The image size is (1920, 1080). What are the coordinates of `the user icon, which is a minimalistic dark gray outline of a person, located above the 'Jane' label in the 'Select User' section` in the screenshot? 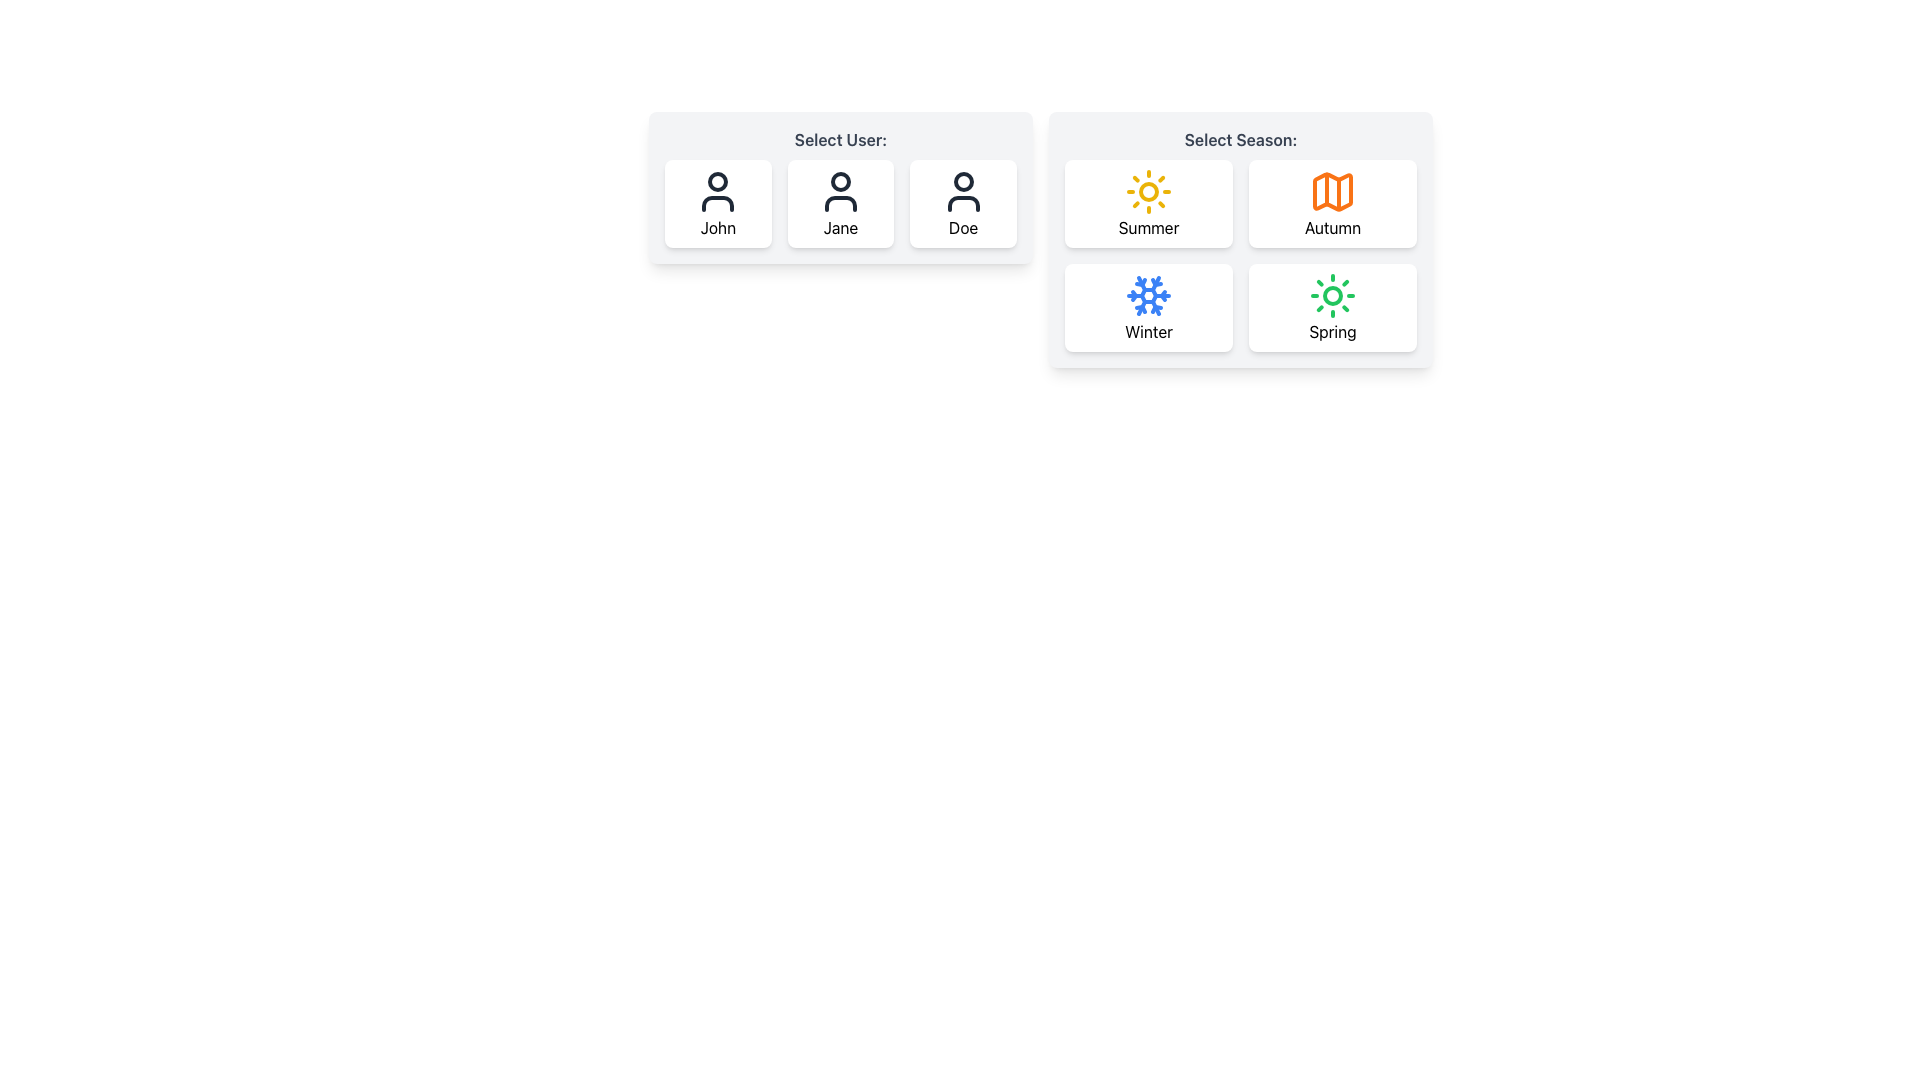 It's located at (840, 192).